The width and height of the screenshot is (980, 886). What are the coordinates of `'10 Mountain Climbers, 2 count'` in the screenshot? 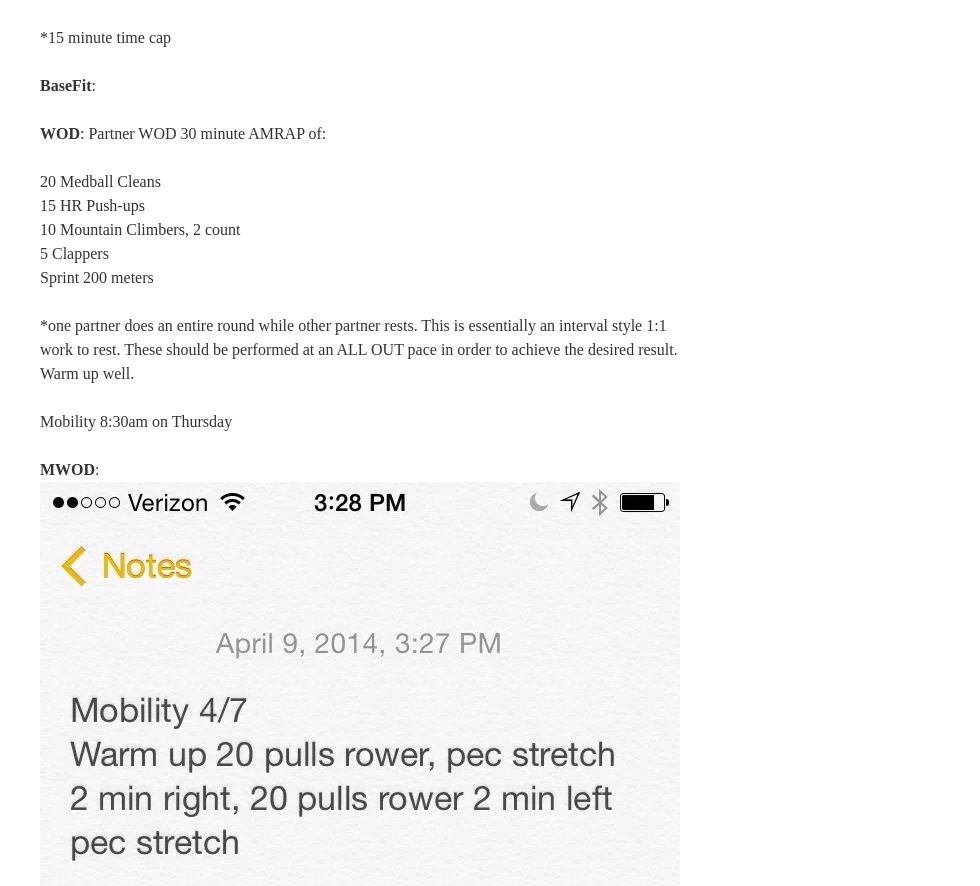 It's located at (39, 228).